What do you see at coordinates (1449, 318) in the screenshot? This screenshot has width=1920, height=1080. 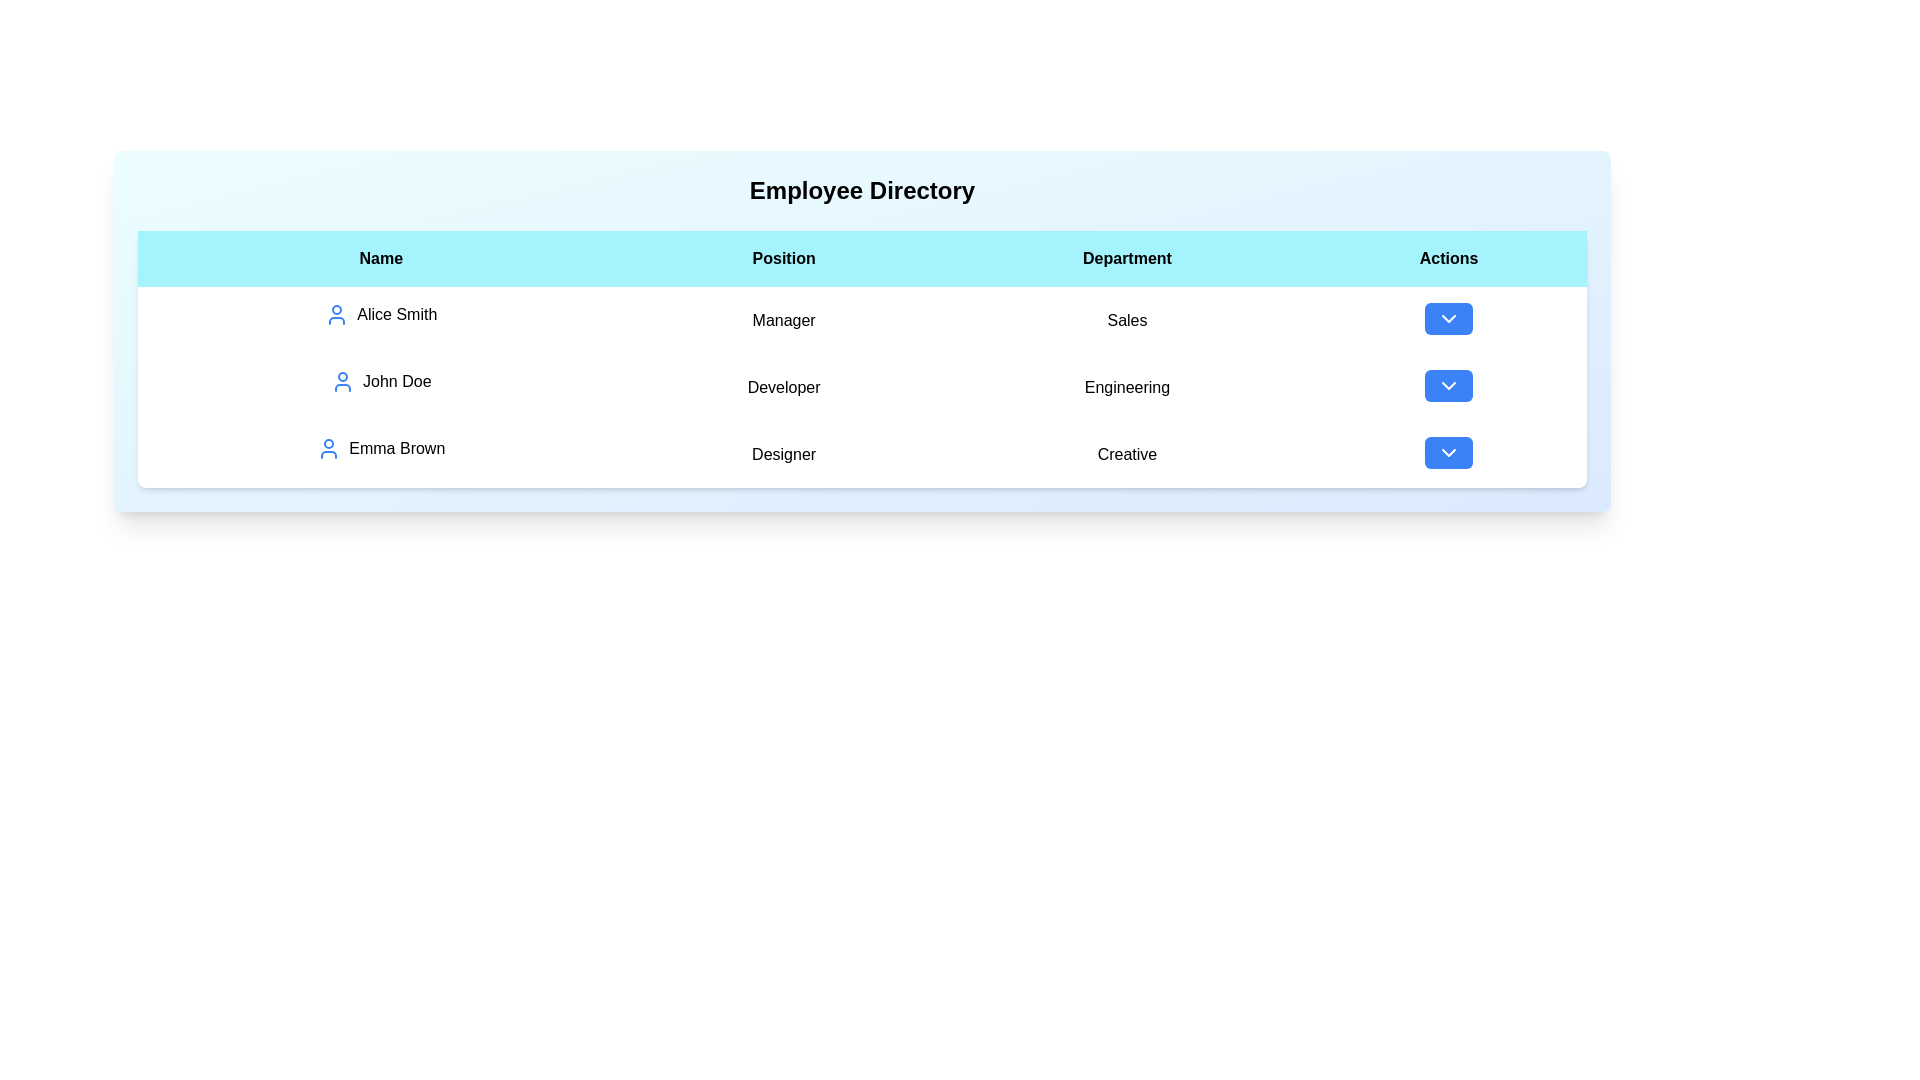 I see `the dropdown trigger button located in the top row of the 'Actions' column, aligned with the 'Sales' department and 'Manager' position` at bounding box center [1449, 318].